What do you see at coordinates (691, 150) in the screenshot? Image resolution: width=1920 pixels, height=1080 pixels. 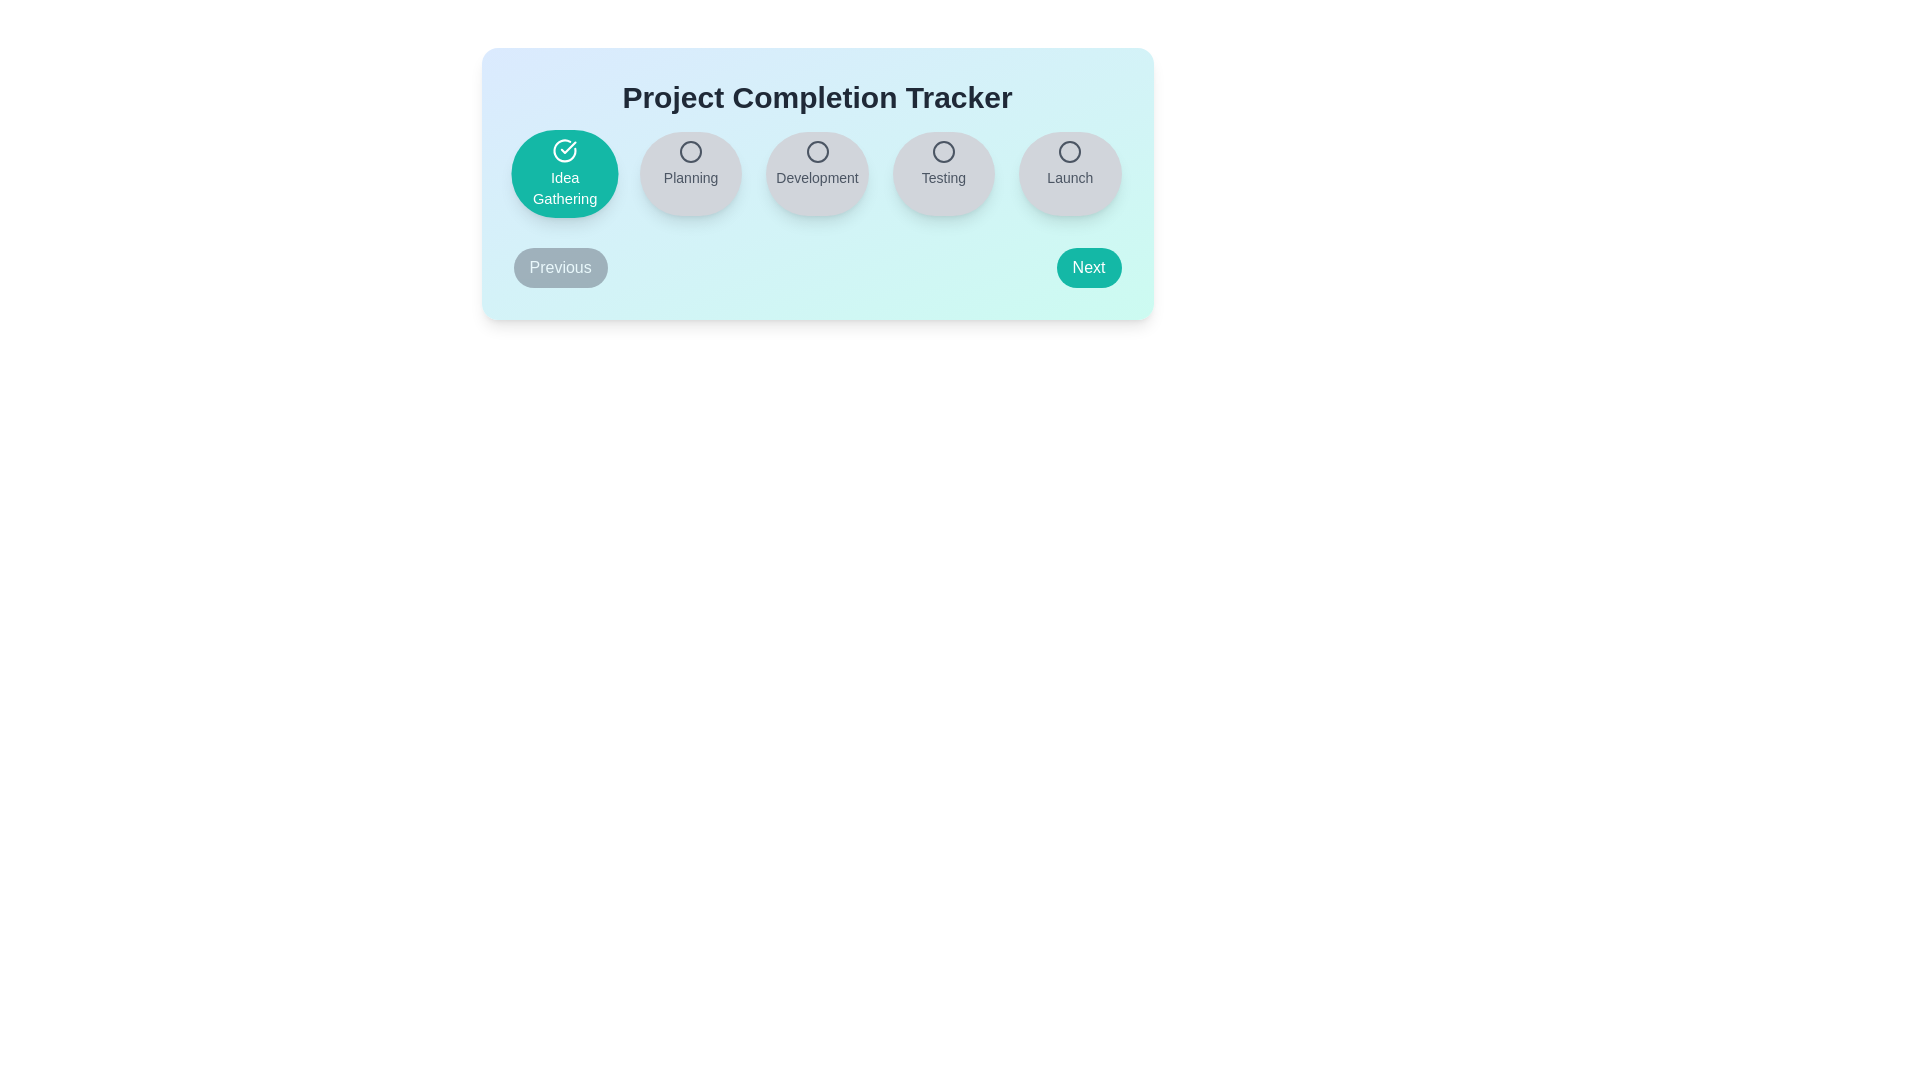 I see `the 'Planning' step icon in the multi-step process tracker, which indicates the current step of the process` at bounding box center [691, 150].